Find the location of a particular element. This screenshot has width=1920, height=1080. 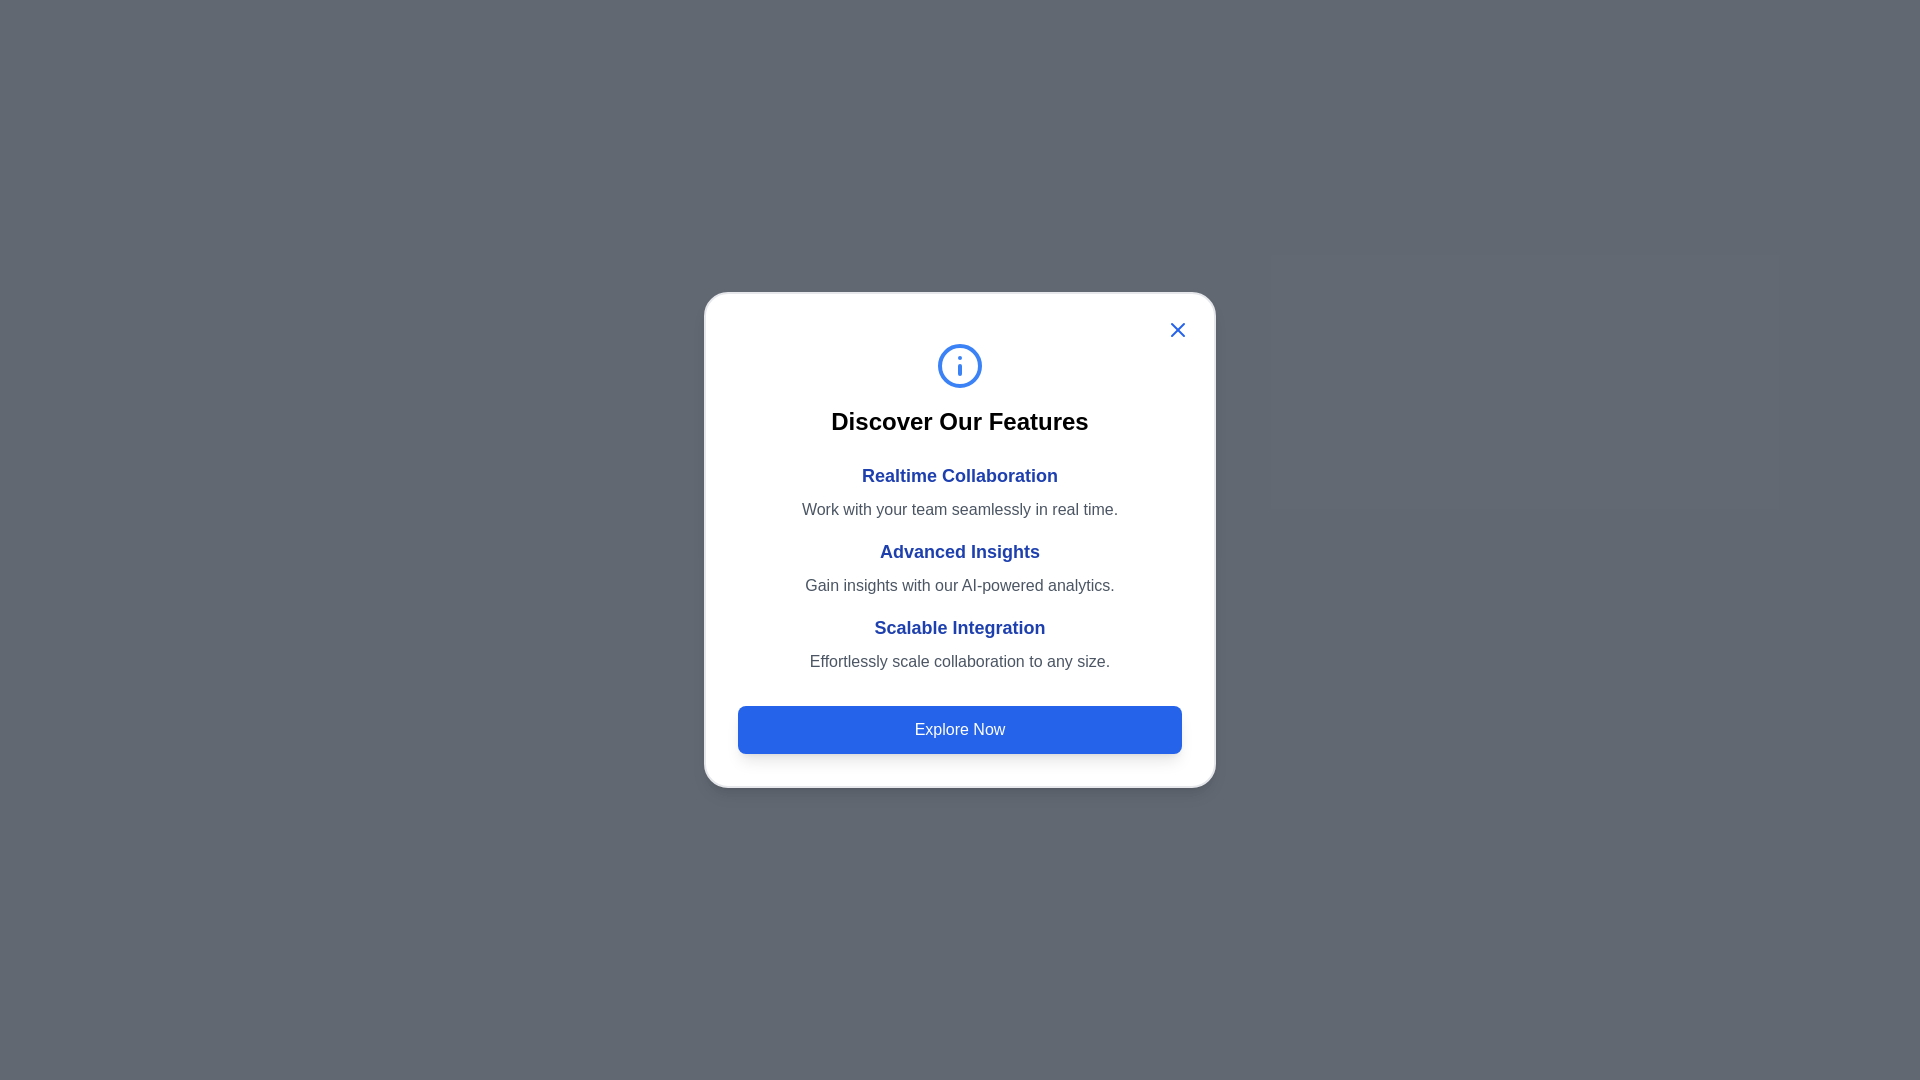

the small blue 'x' mark icon located at the top-right corner of the white card is located at coordinates (1177, 329).